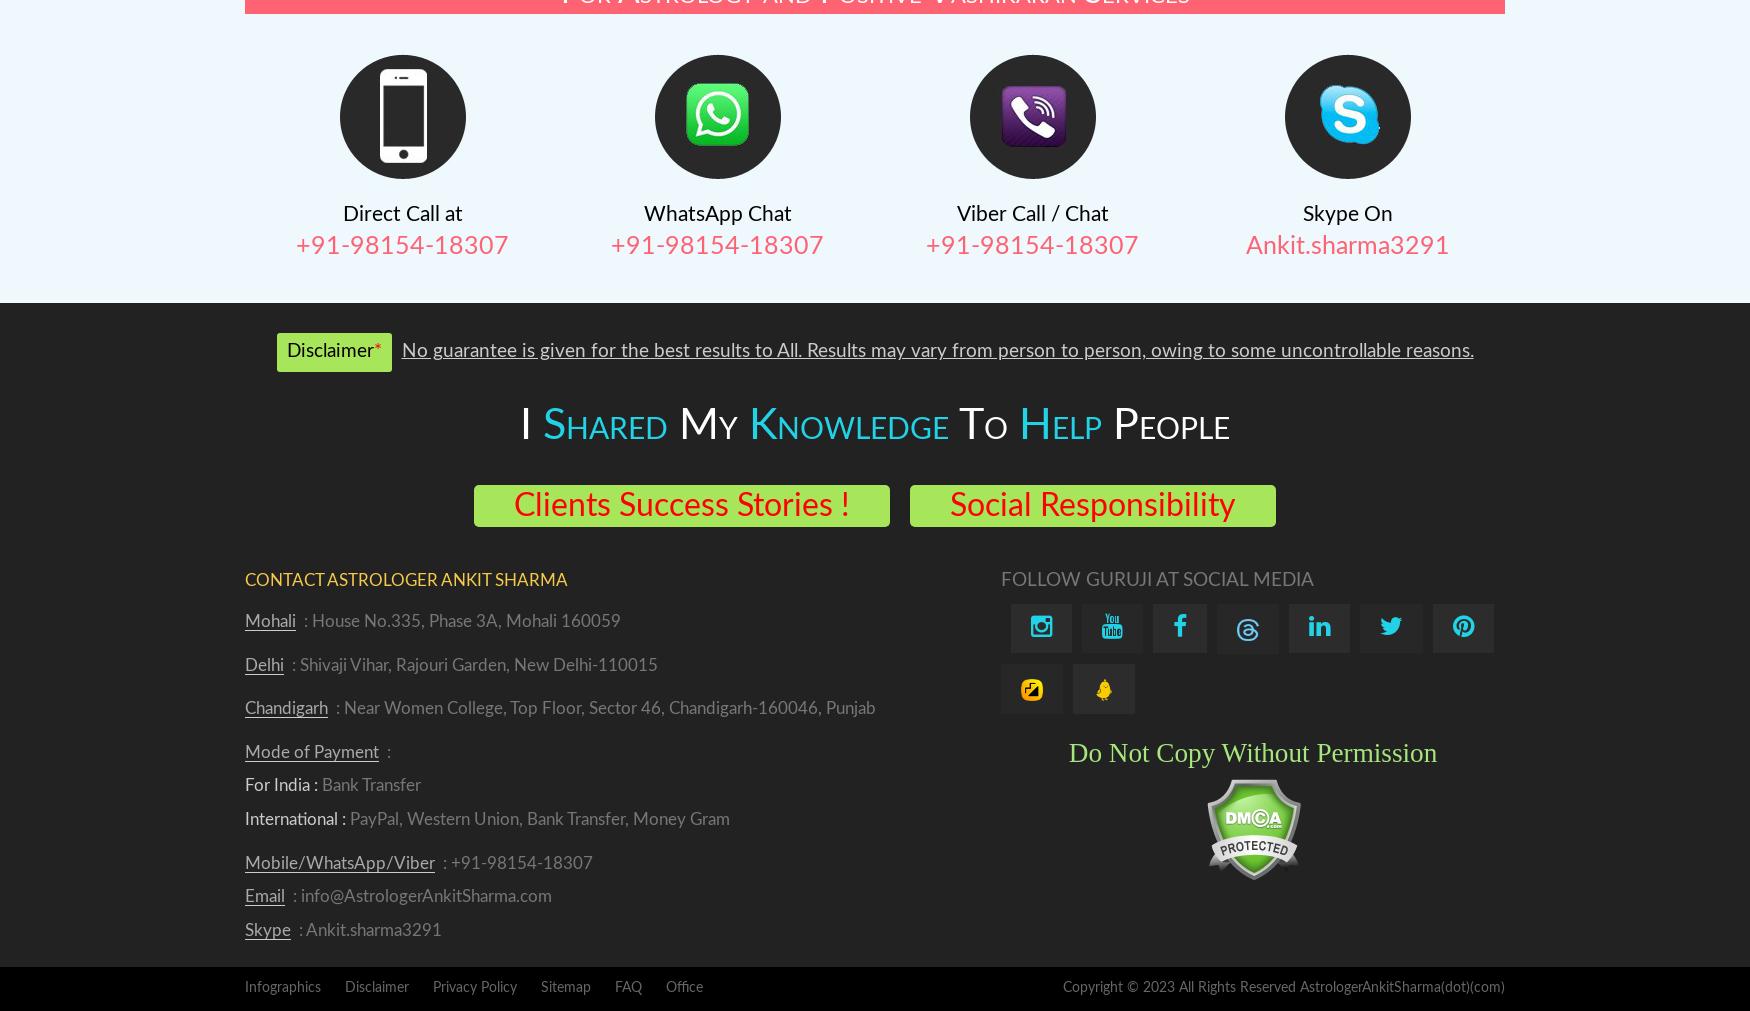 Image resolution: width=1750 pixels, height=1011 pixels. Describe the element at coordinates (368, 929) in the screenshot. I see `': Ankit.sharma3291'` at that location.